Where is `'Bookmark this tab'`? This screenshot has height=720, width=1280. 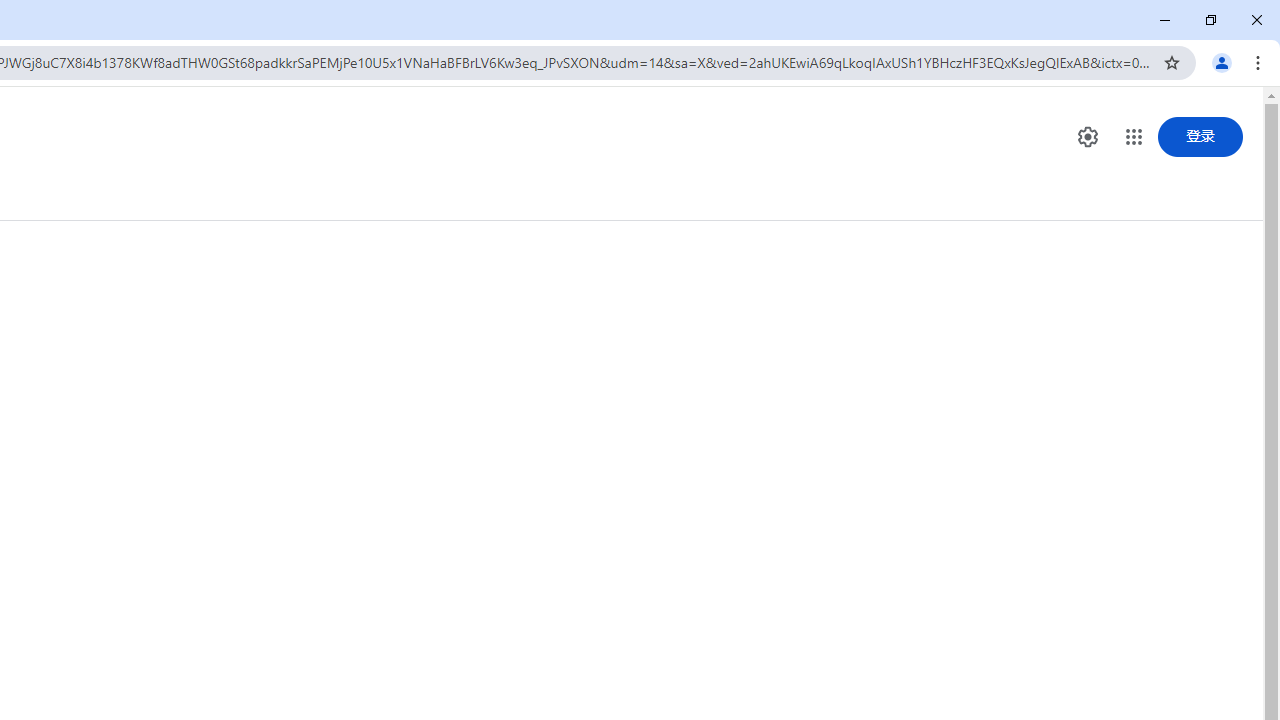 'Bookmark this tab' is located at coordinates (1171, 61).